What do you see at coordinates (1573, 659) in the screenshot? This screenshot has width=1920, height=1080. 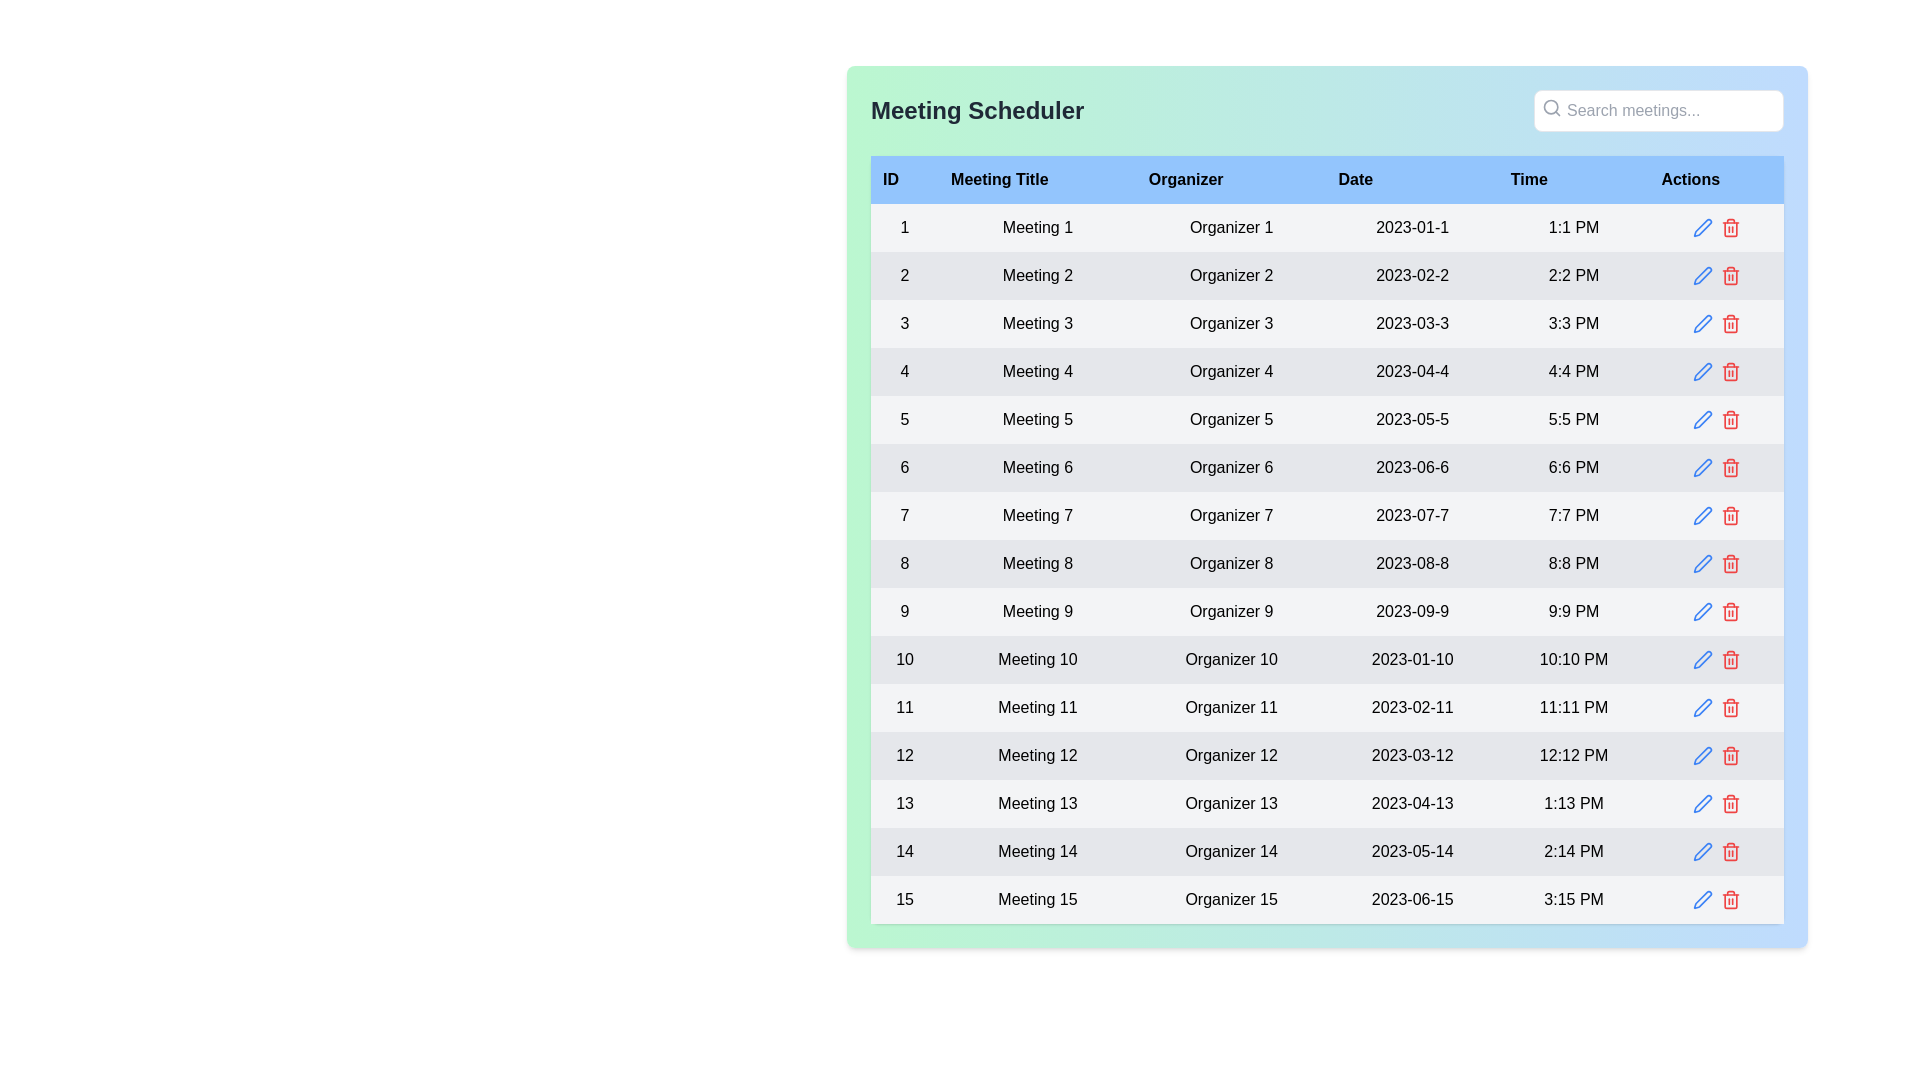 I see `text label displaying '10:10 PM' in black text, which is centered within a light gray background, located in the fifth column of the tenth row of the table for 'Meeting 10'` at bounding box center [1573, 659].